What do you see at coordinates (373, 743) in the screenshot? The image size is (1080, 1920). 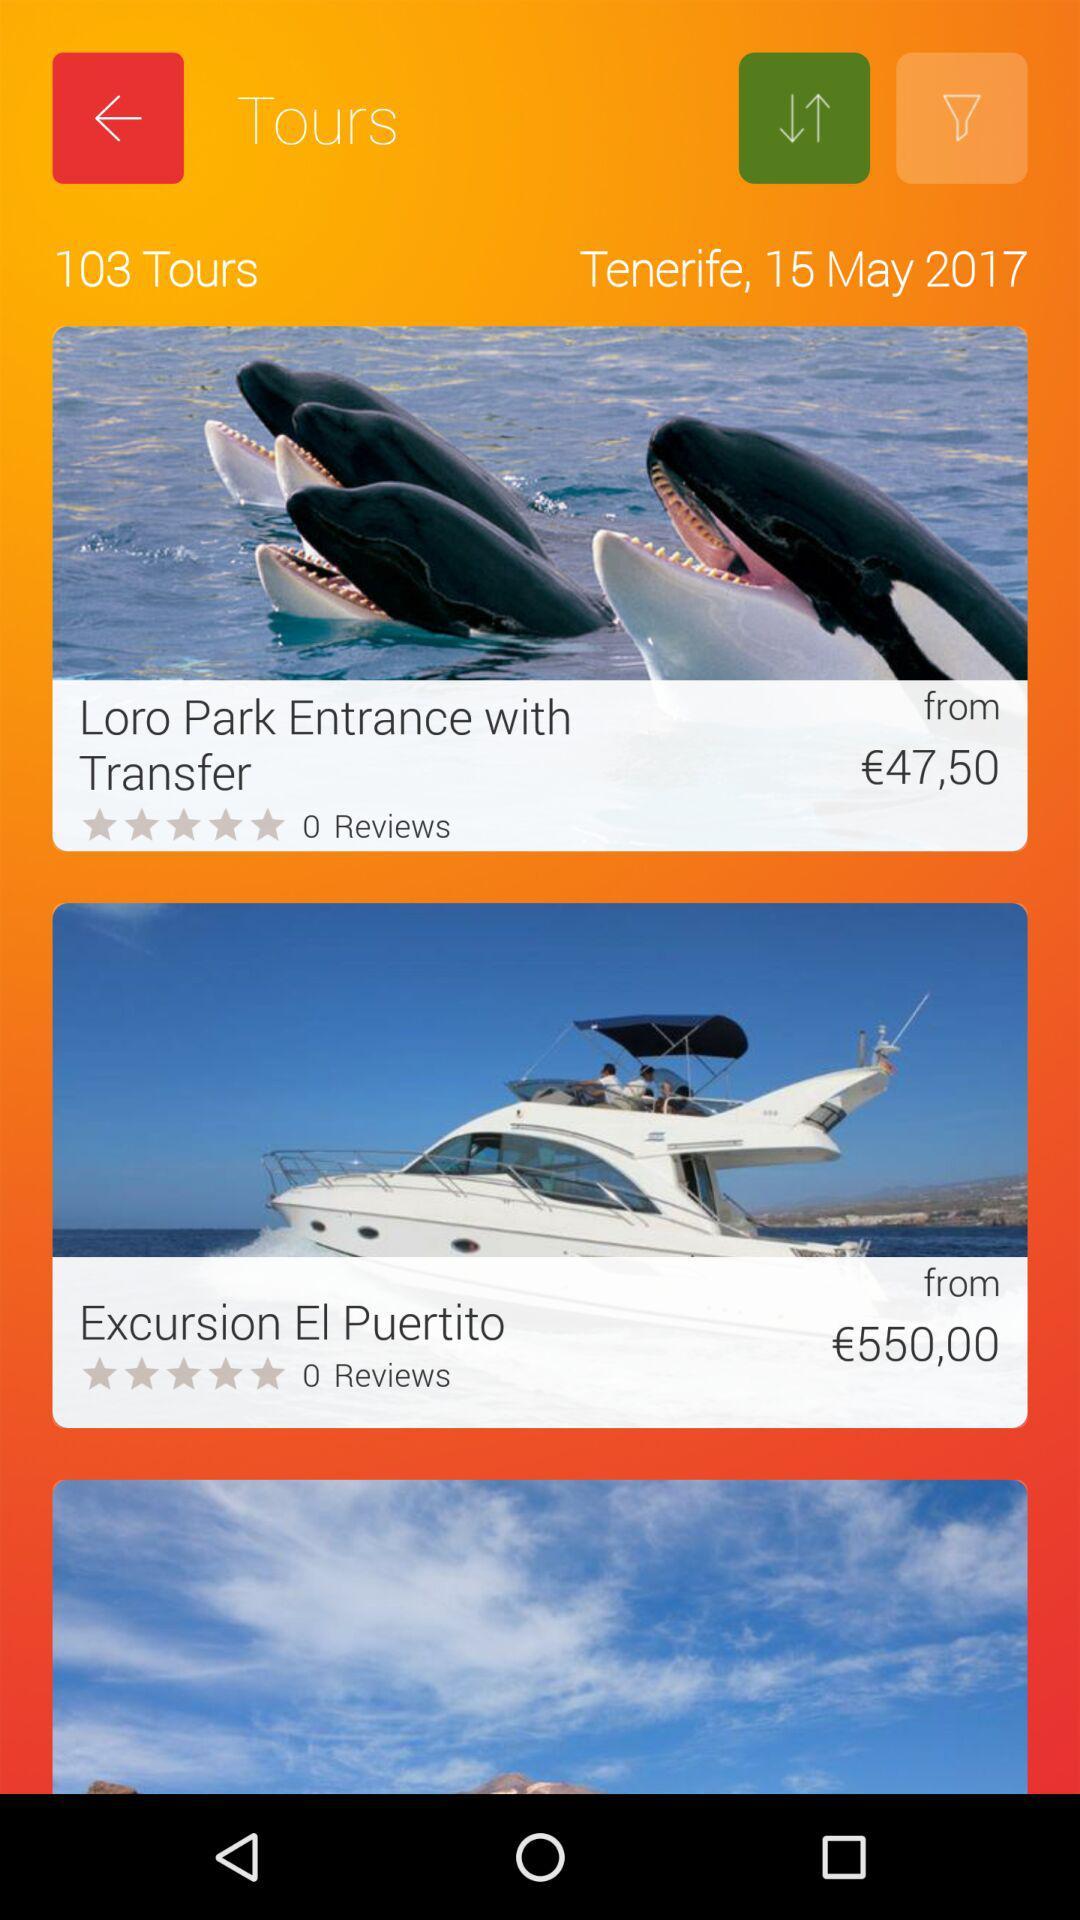 I see `item below the 103 tours icon` at bounding box center [373, 743].